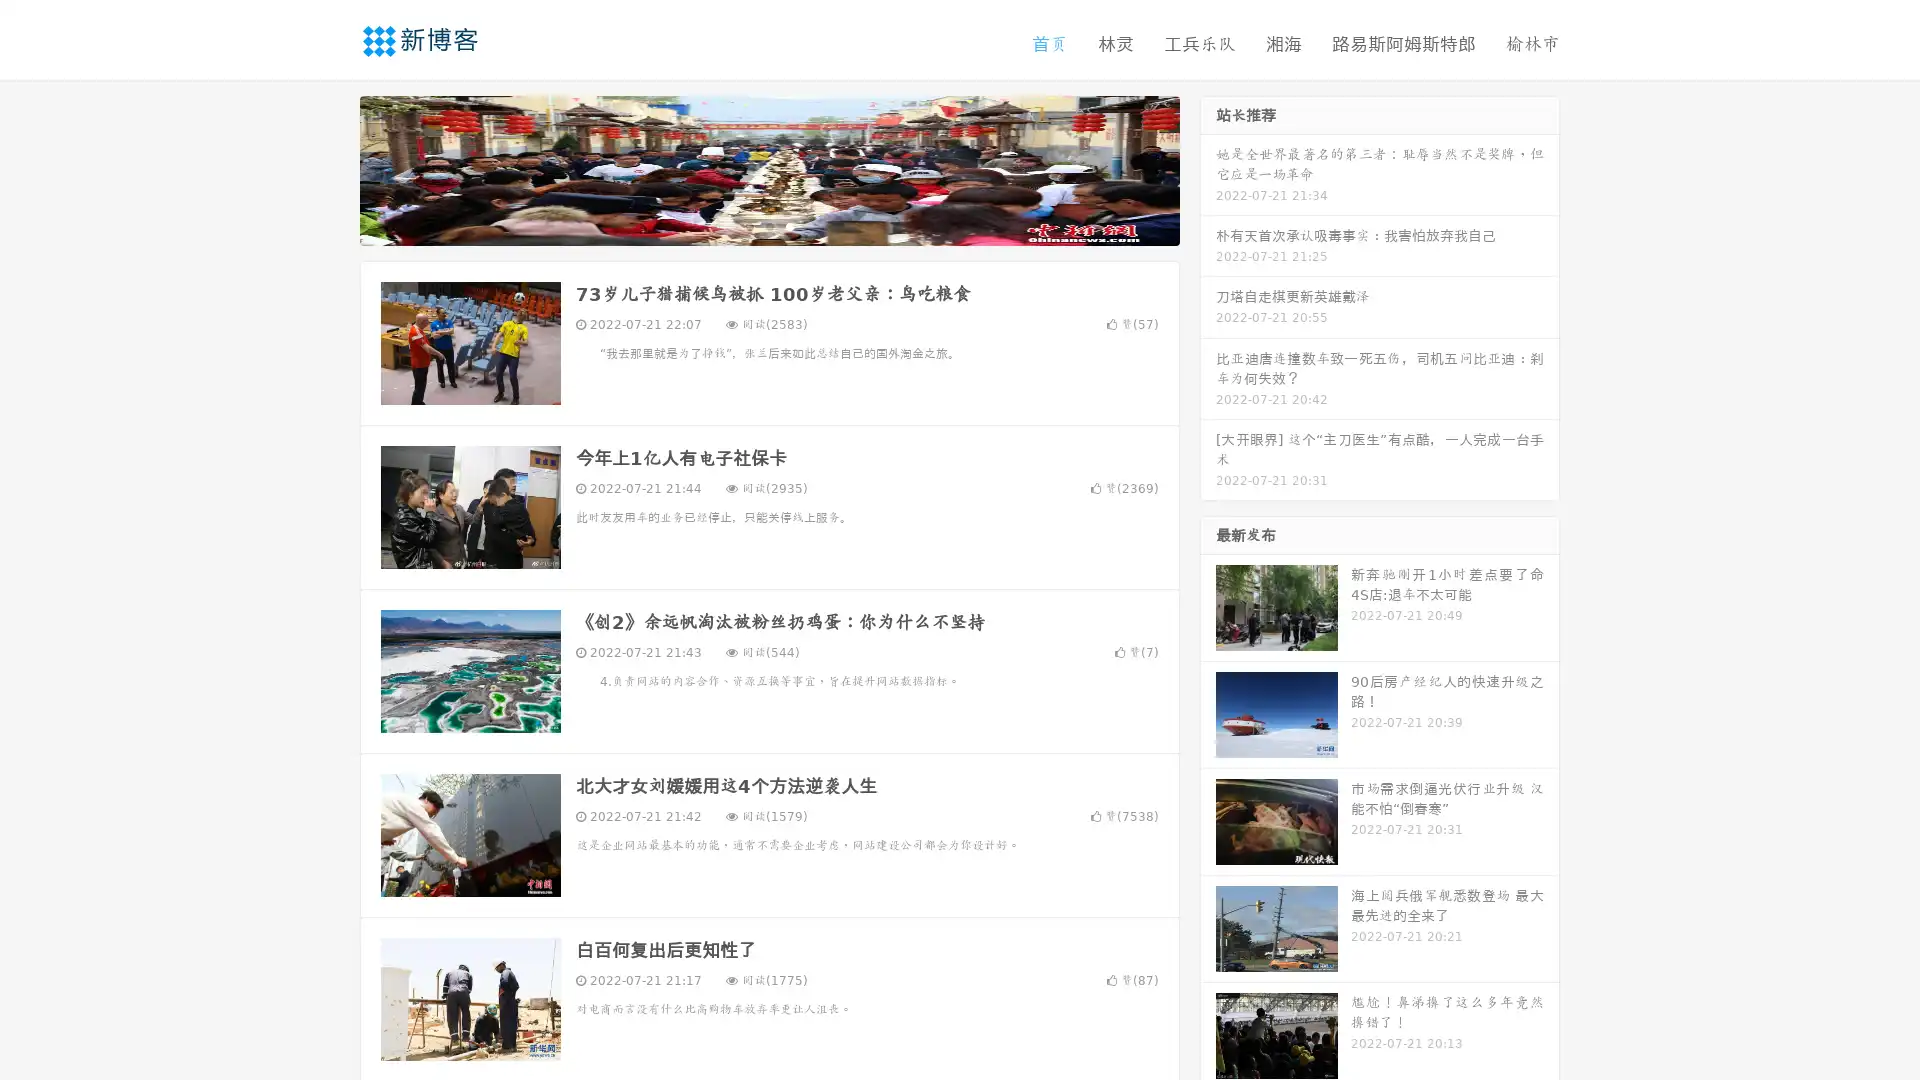  Describe the element at coordinates (789, 225) in the screenshot. I see `Go to slide 3` at that location.